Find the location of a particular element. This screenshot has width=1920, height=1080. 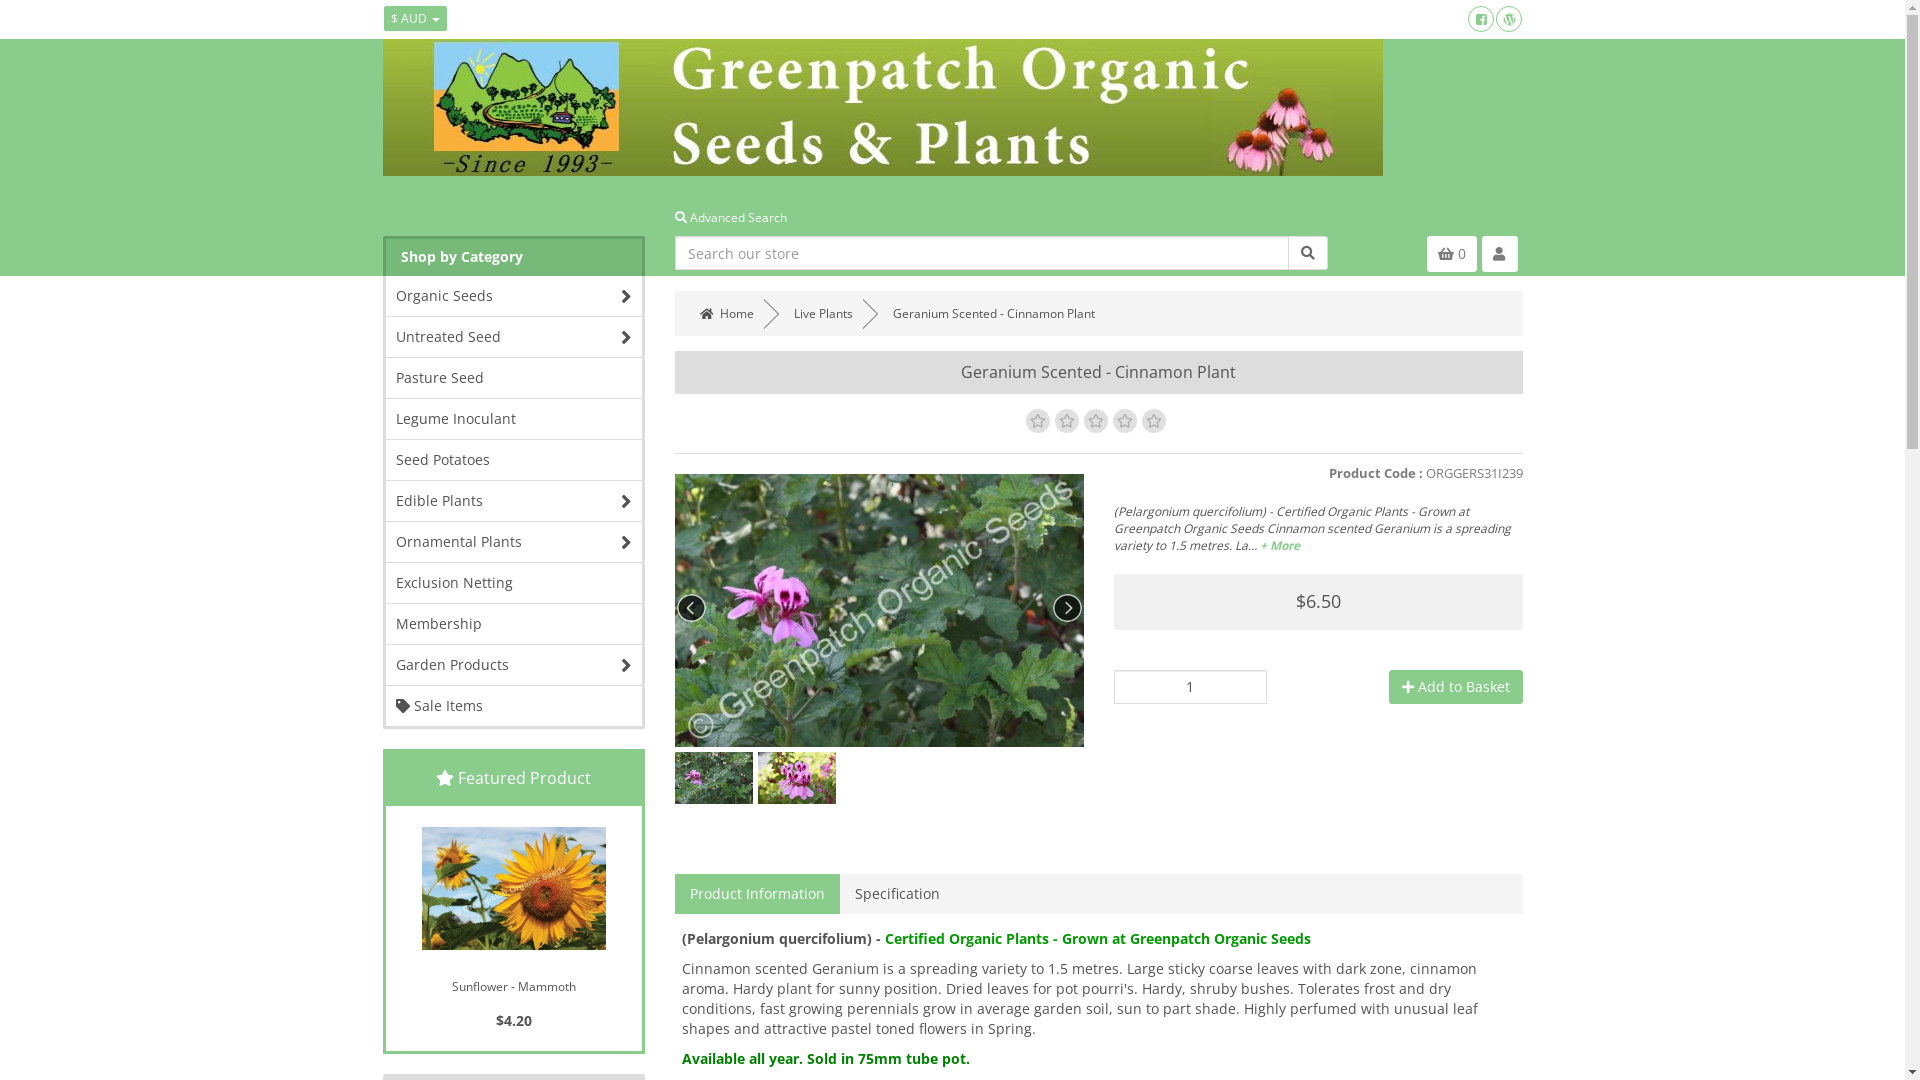

' Home' is located at coordinates (690, 313).